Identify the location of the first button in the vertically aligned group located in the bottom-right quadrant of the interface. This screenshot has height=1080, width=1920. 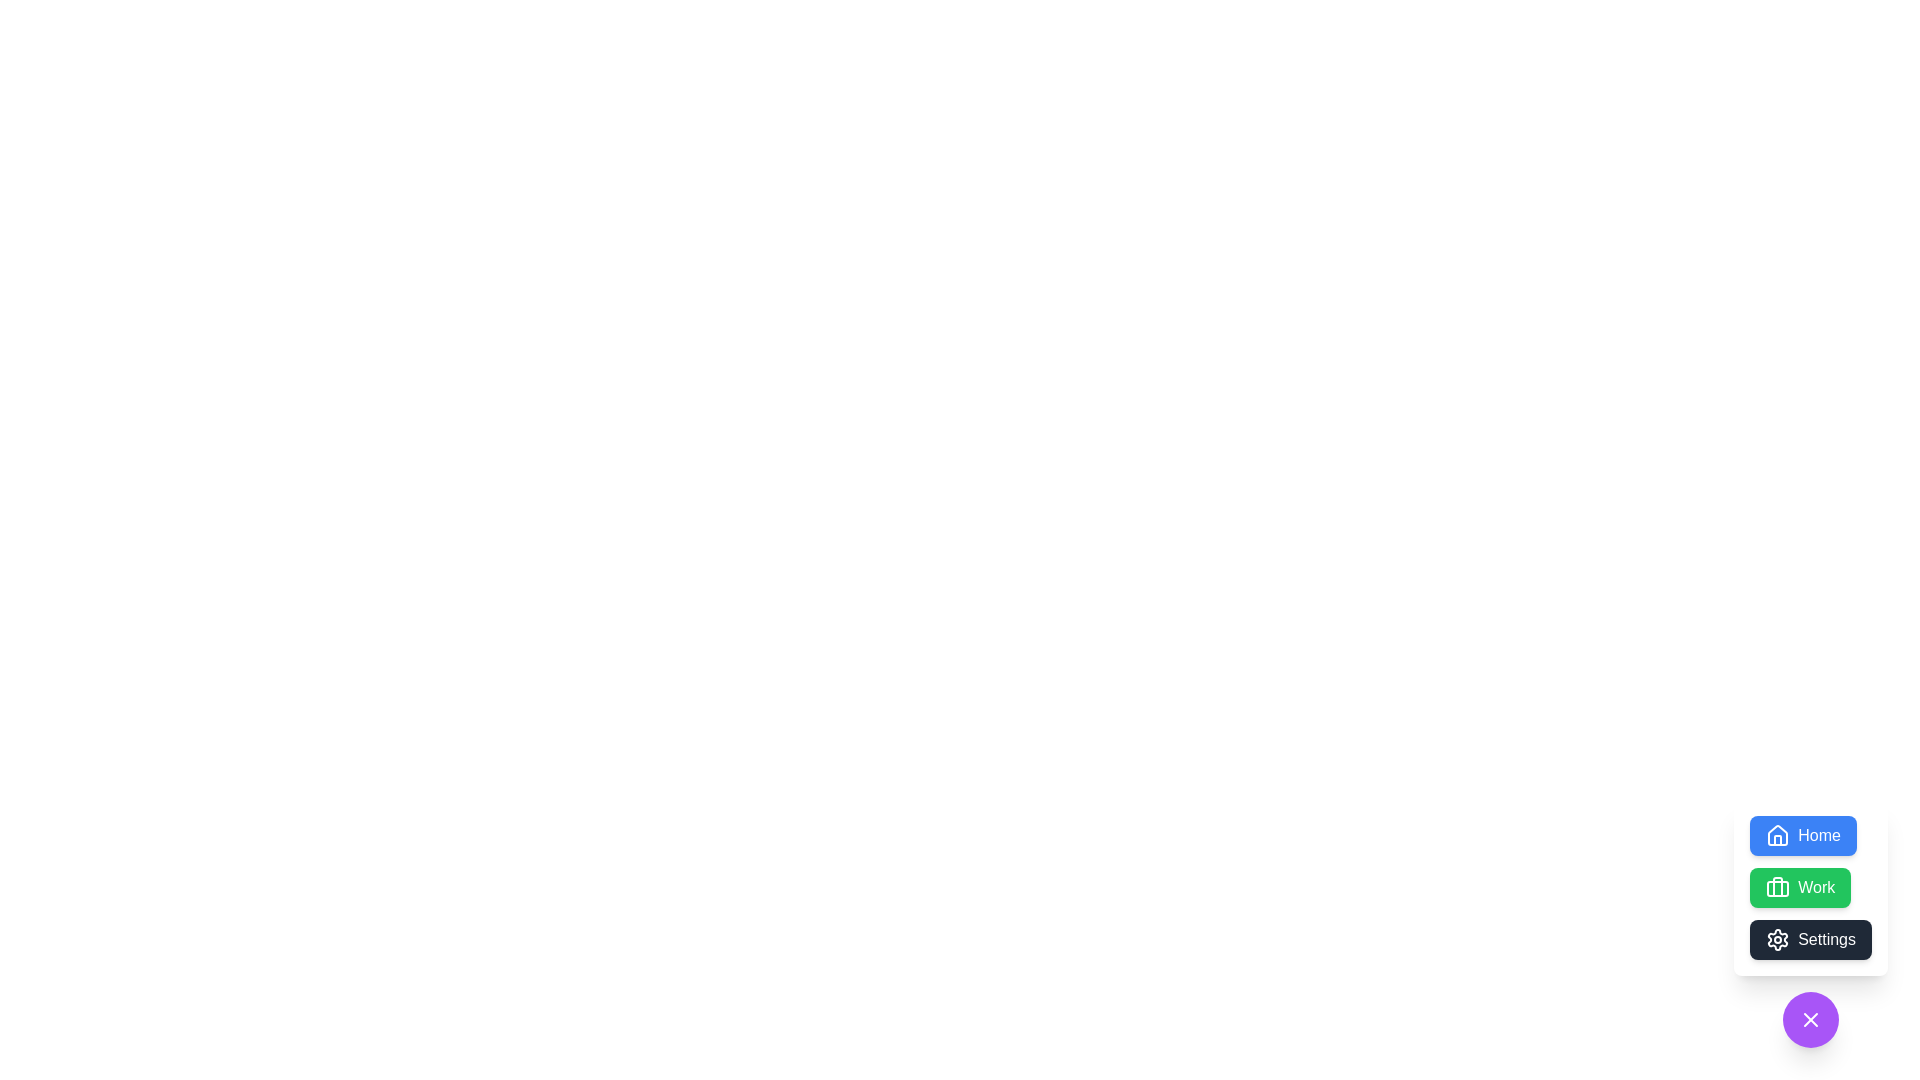
(1803, 836).